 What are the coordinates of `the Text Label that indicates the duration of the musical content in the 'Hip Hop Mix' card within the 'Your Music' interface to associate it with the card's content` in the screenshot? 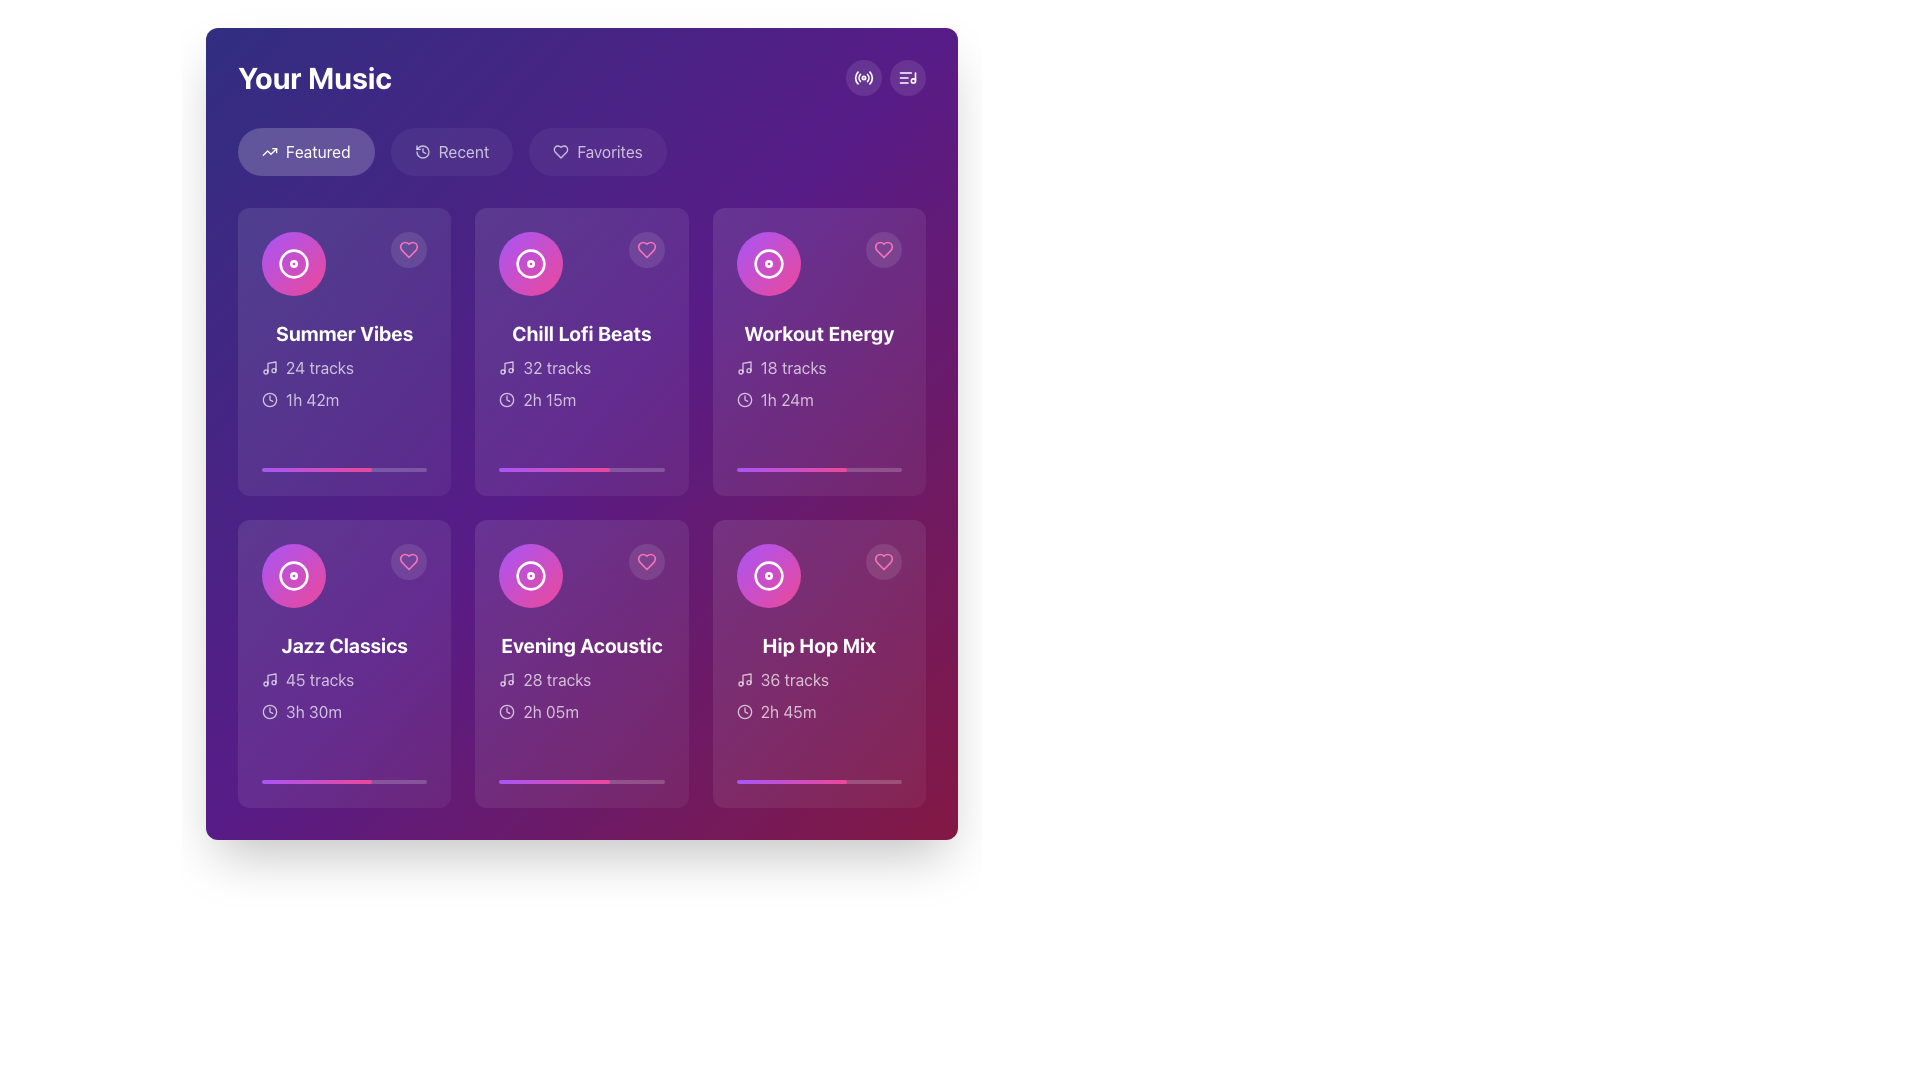 It's located at (787, 711).